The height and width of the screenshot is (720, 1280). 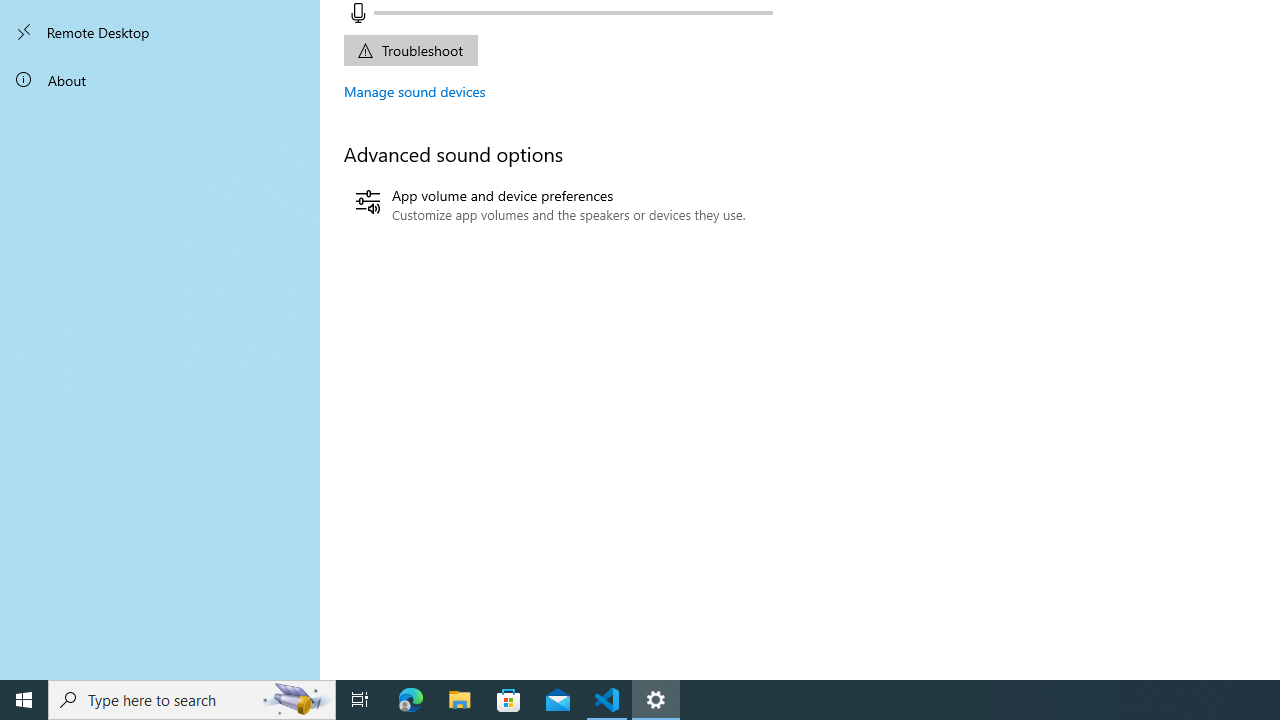 What do you see at coordinates (551, 205) in the screenshot?
I see `'App volume and device preferences'` at bounding box center [551, 205].